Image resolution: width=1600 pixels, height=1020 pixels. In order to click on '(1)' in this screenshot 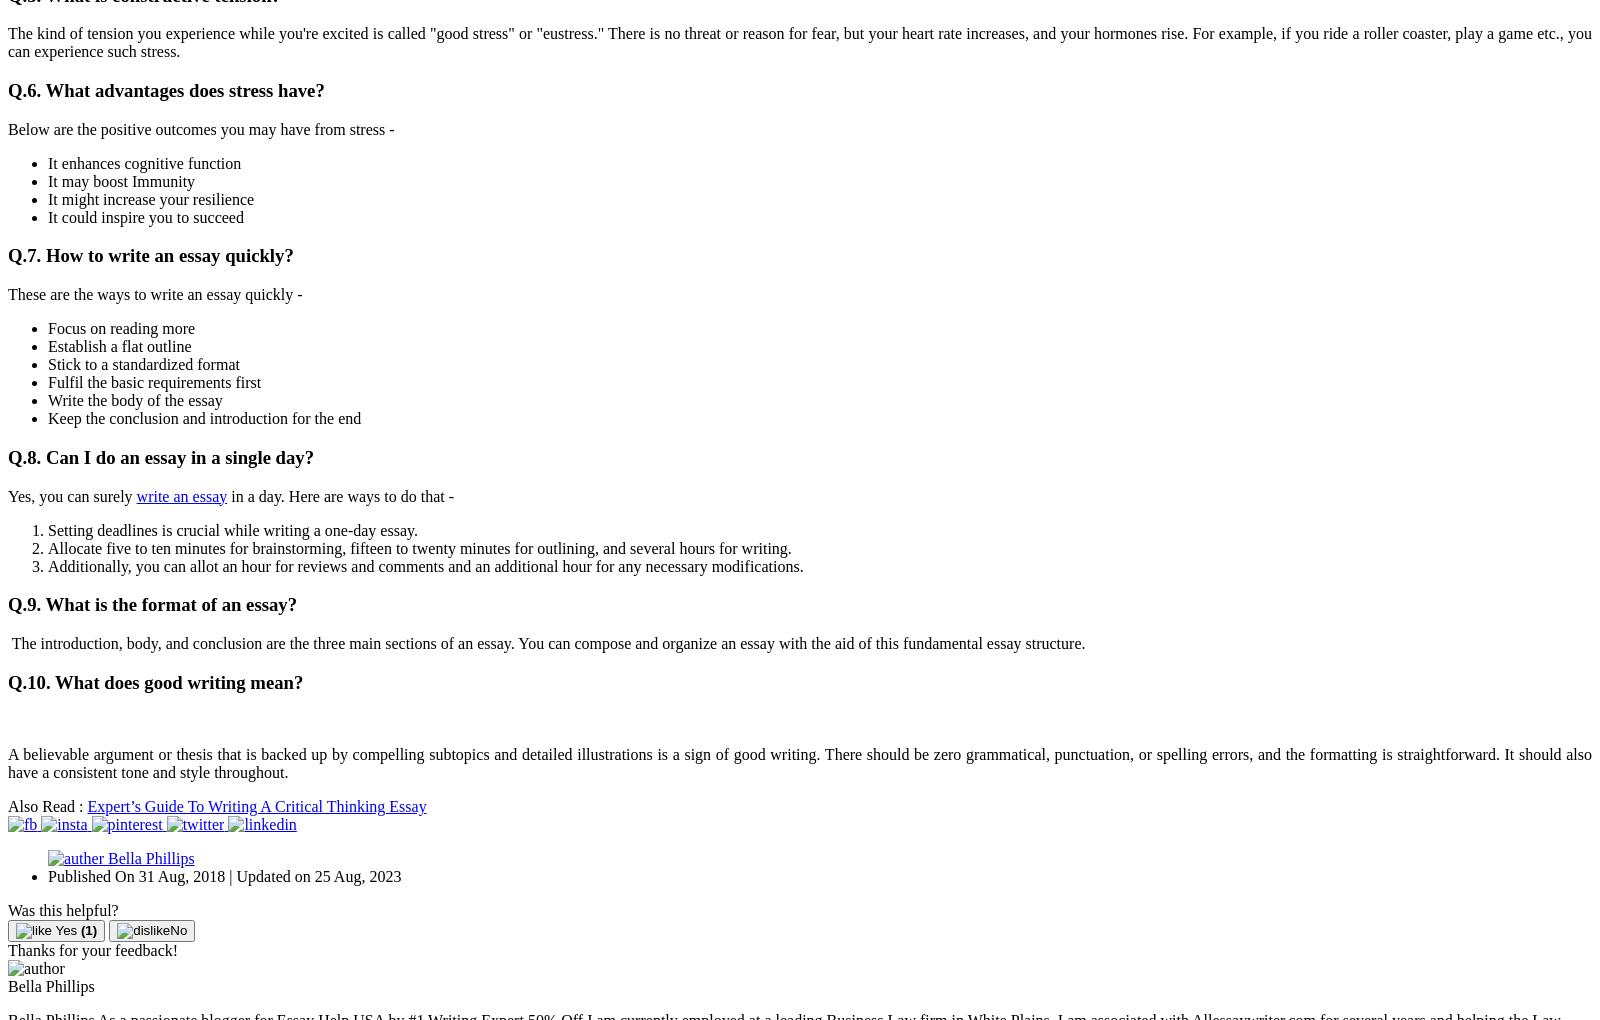, I will do `click(87, 930)`.